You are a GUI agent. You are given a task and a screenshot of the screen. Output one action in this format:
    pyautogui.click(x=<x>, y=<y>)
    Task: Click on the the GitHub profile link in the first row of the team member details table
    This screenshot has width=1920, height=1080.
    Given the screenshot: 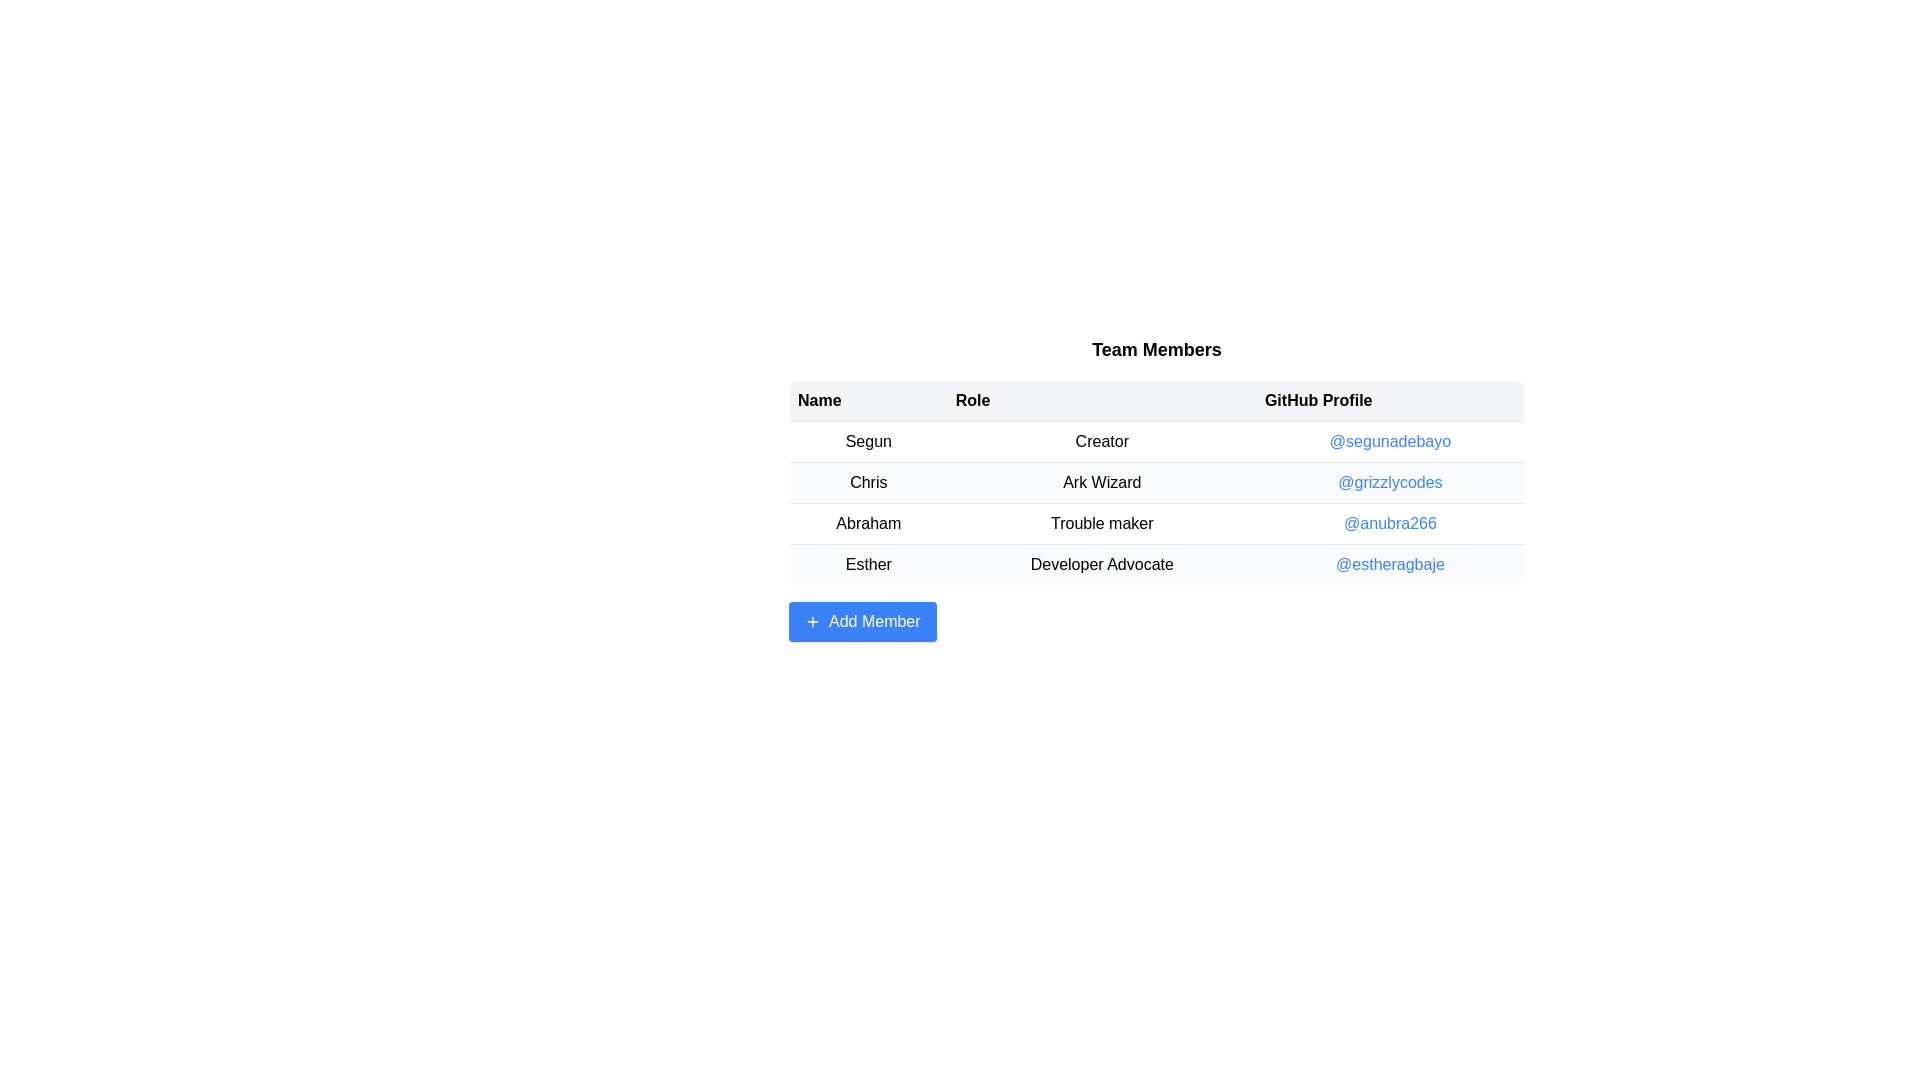 What is the action you would take?
    pyautogui.click(x=1156, y=441)
    